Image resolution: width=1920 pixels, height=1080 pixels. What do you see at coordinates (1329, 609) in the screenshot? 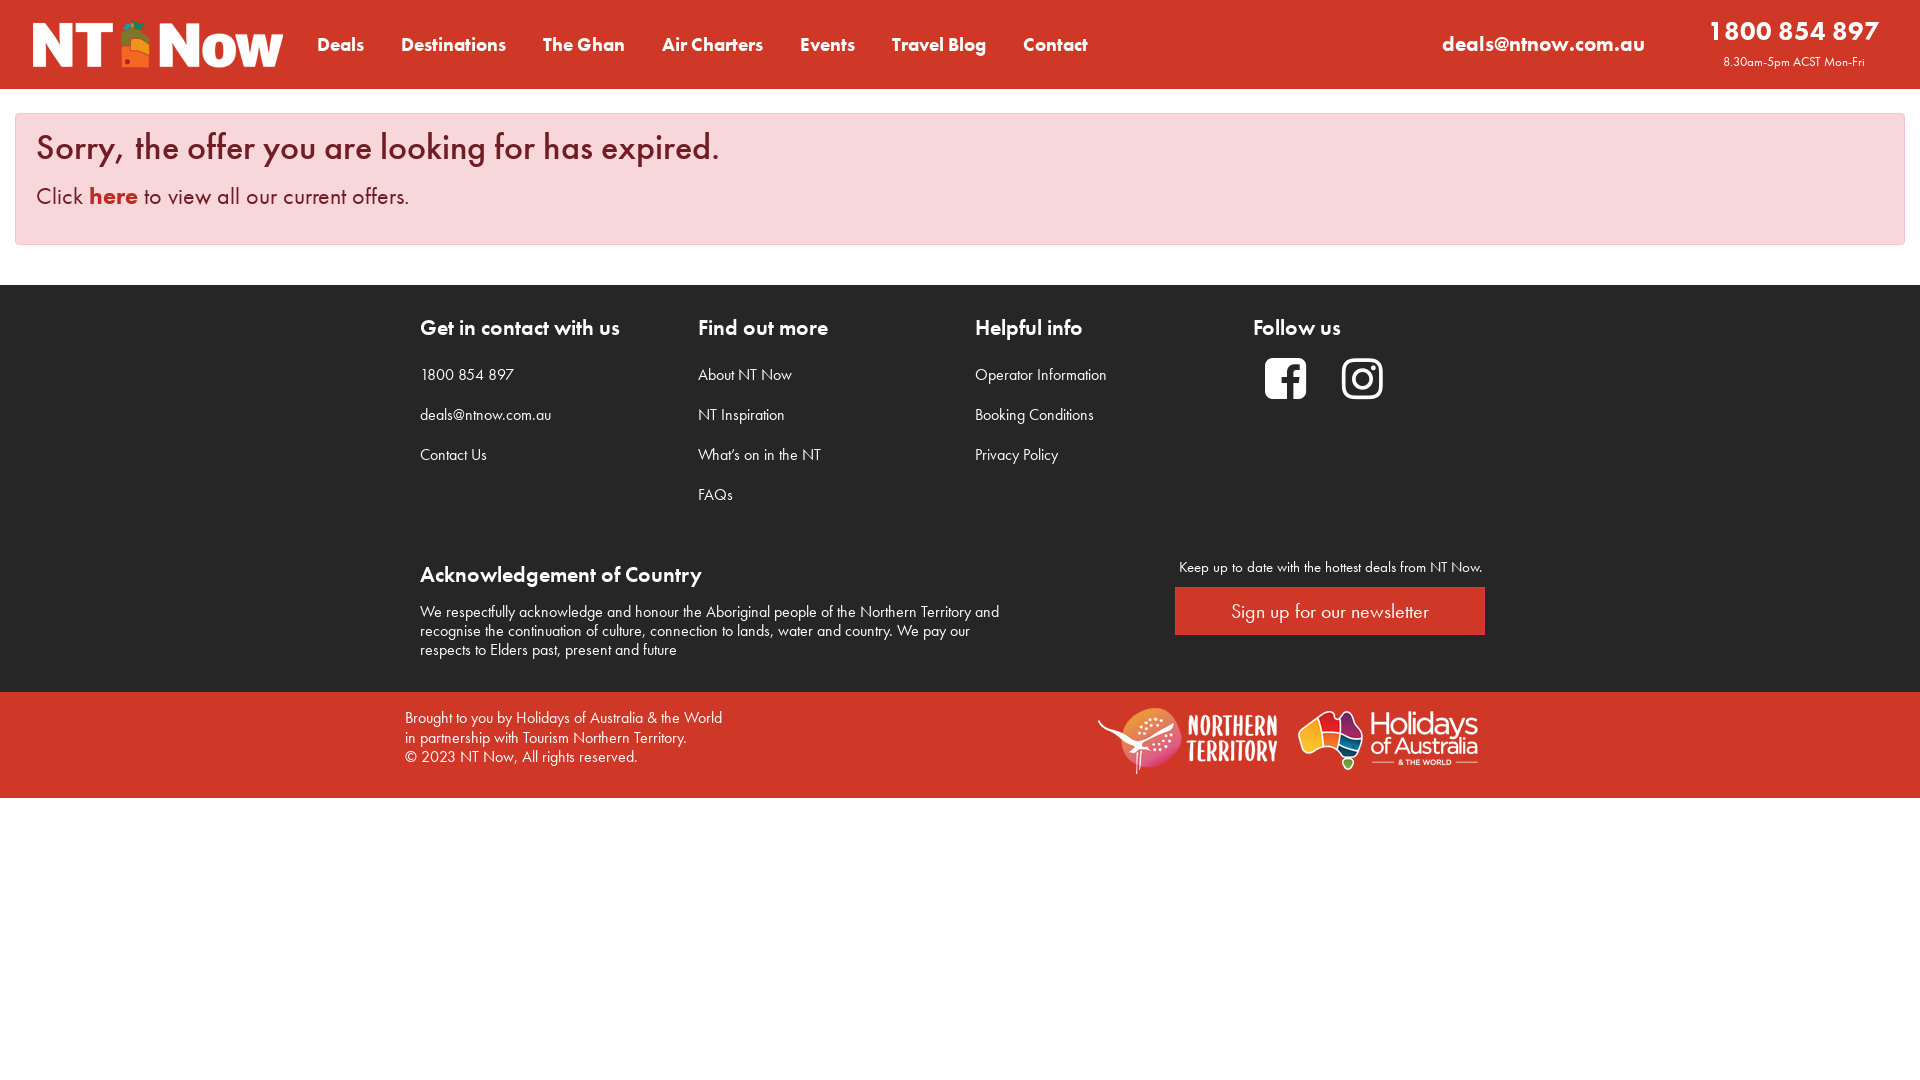
I see `'Sign up for our newsletter'` at bounding box center [1329, 609].